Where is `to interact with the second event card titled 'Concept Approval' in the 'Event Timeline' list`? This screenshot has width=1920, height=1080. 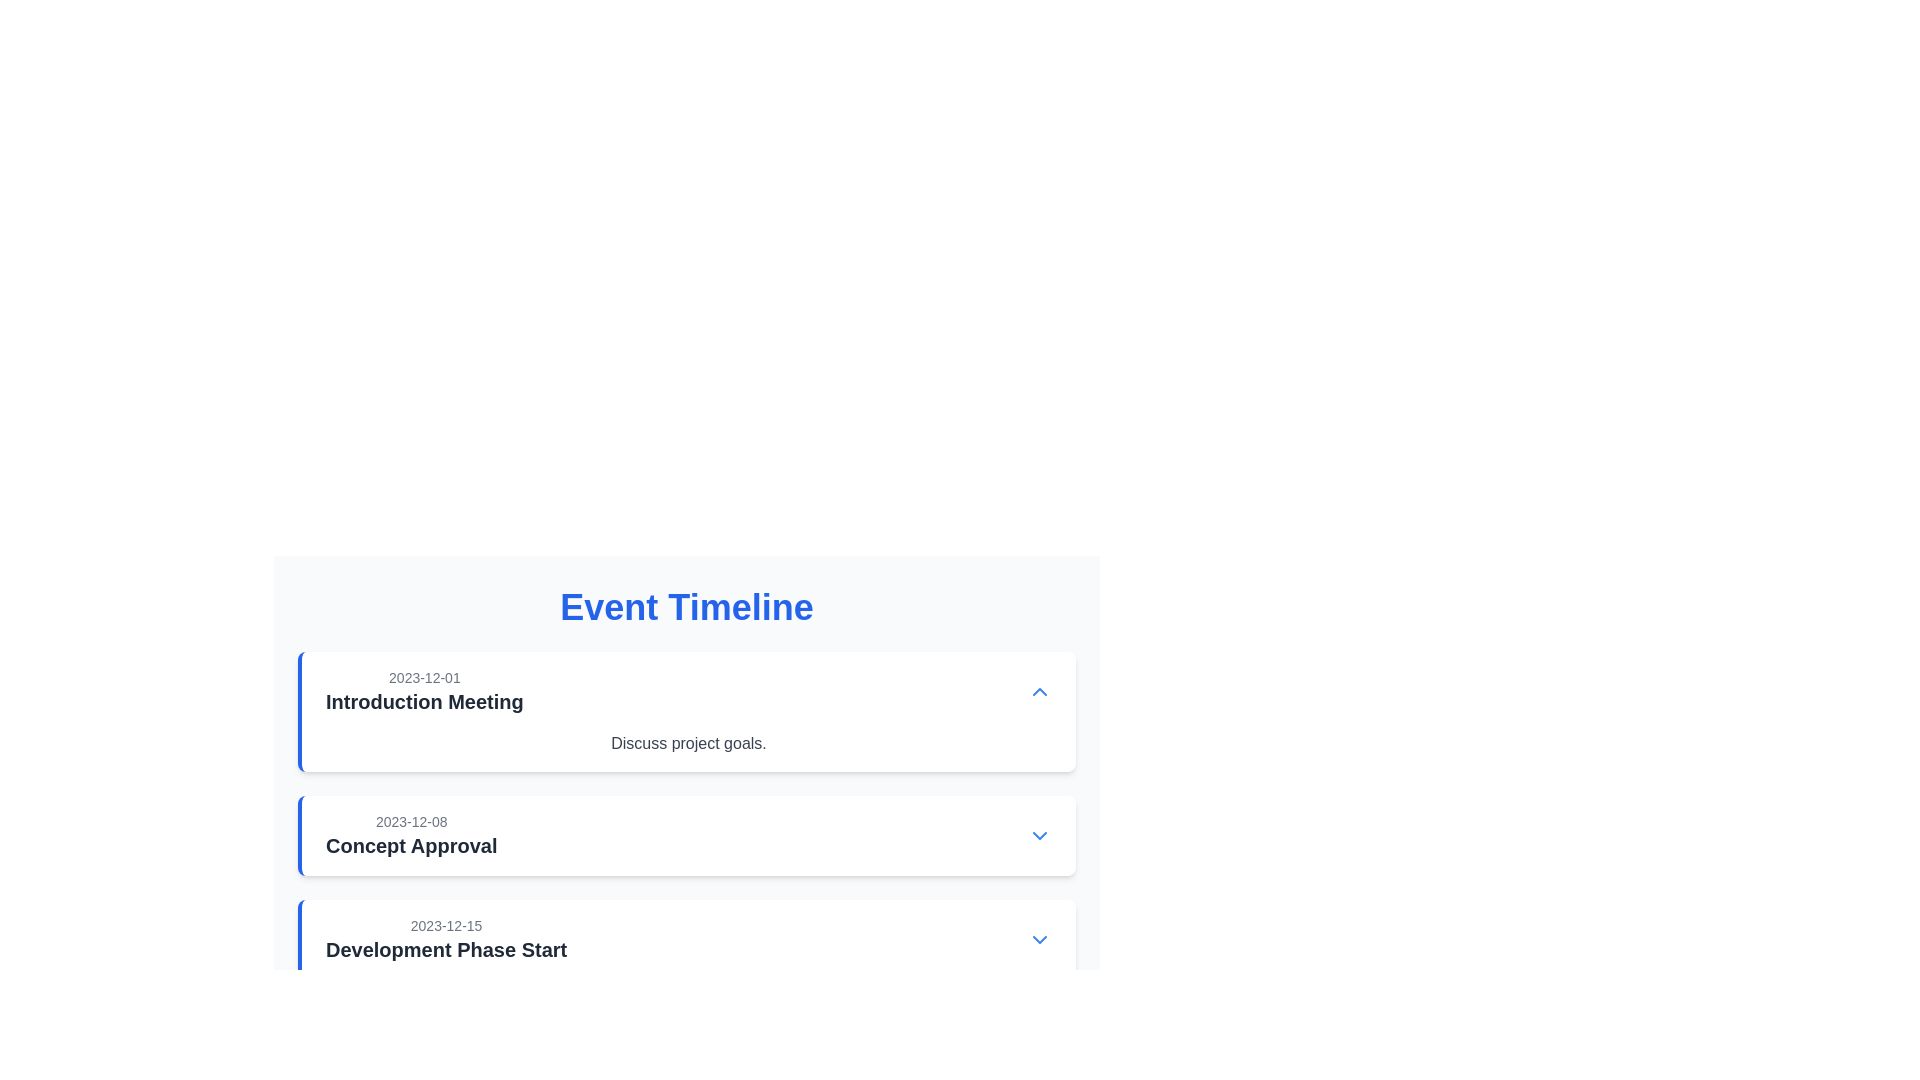 to interact with the second event card titled 'Concept Approval' in the 'Event Timeline' list is located at coordinates (686, 816).